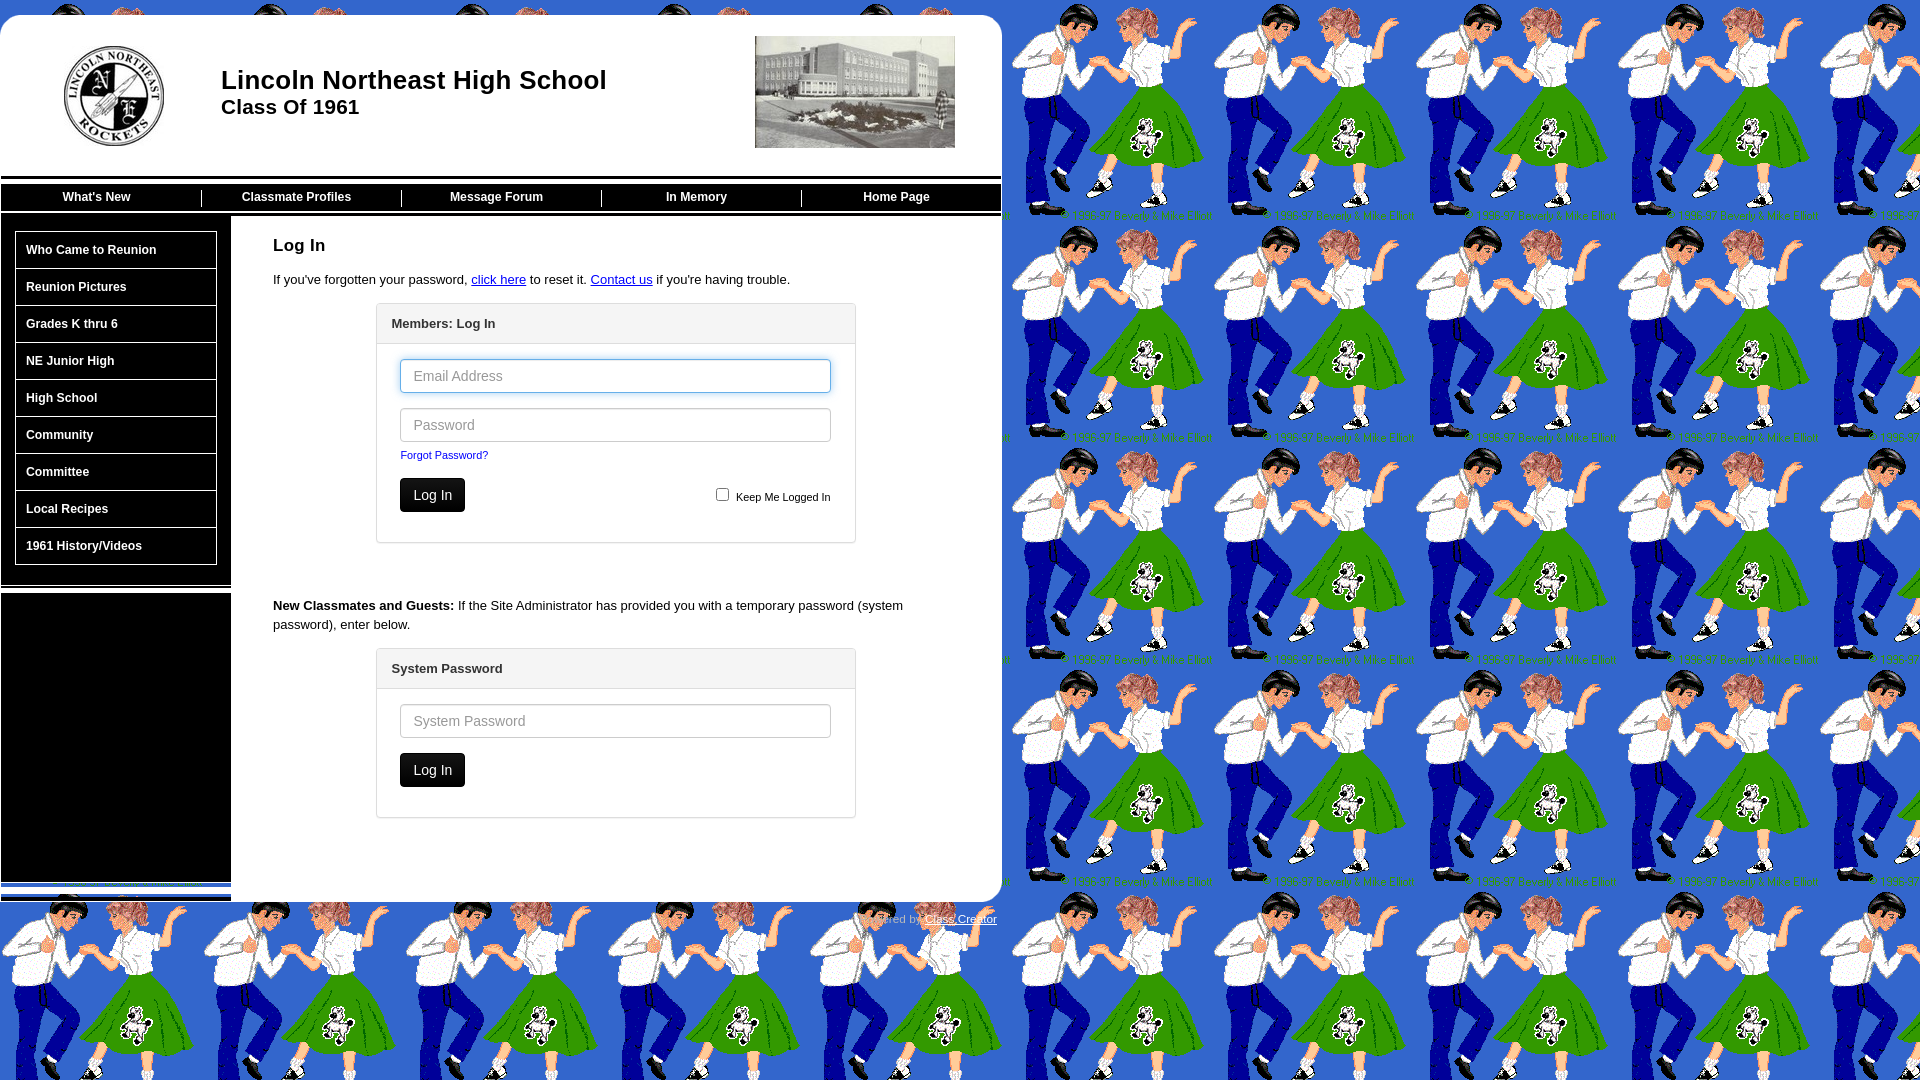  Describe the element at coordinates (100, 197) in the screenshot. I see `'What's New'` at that location.